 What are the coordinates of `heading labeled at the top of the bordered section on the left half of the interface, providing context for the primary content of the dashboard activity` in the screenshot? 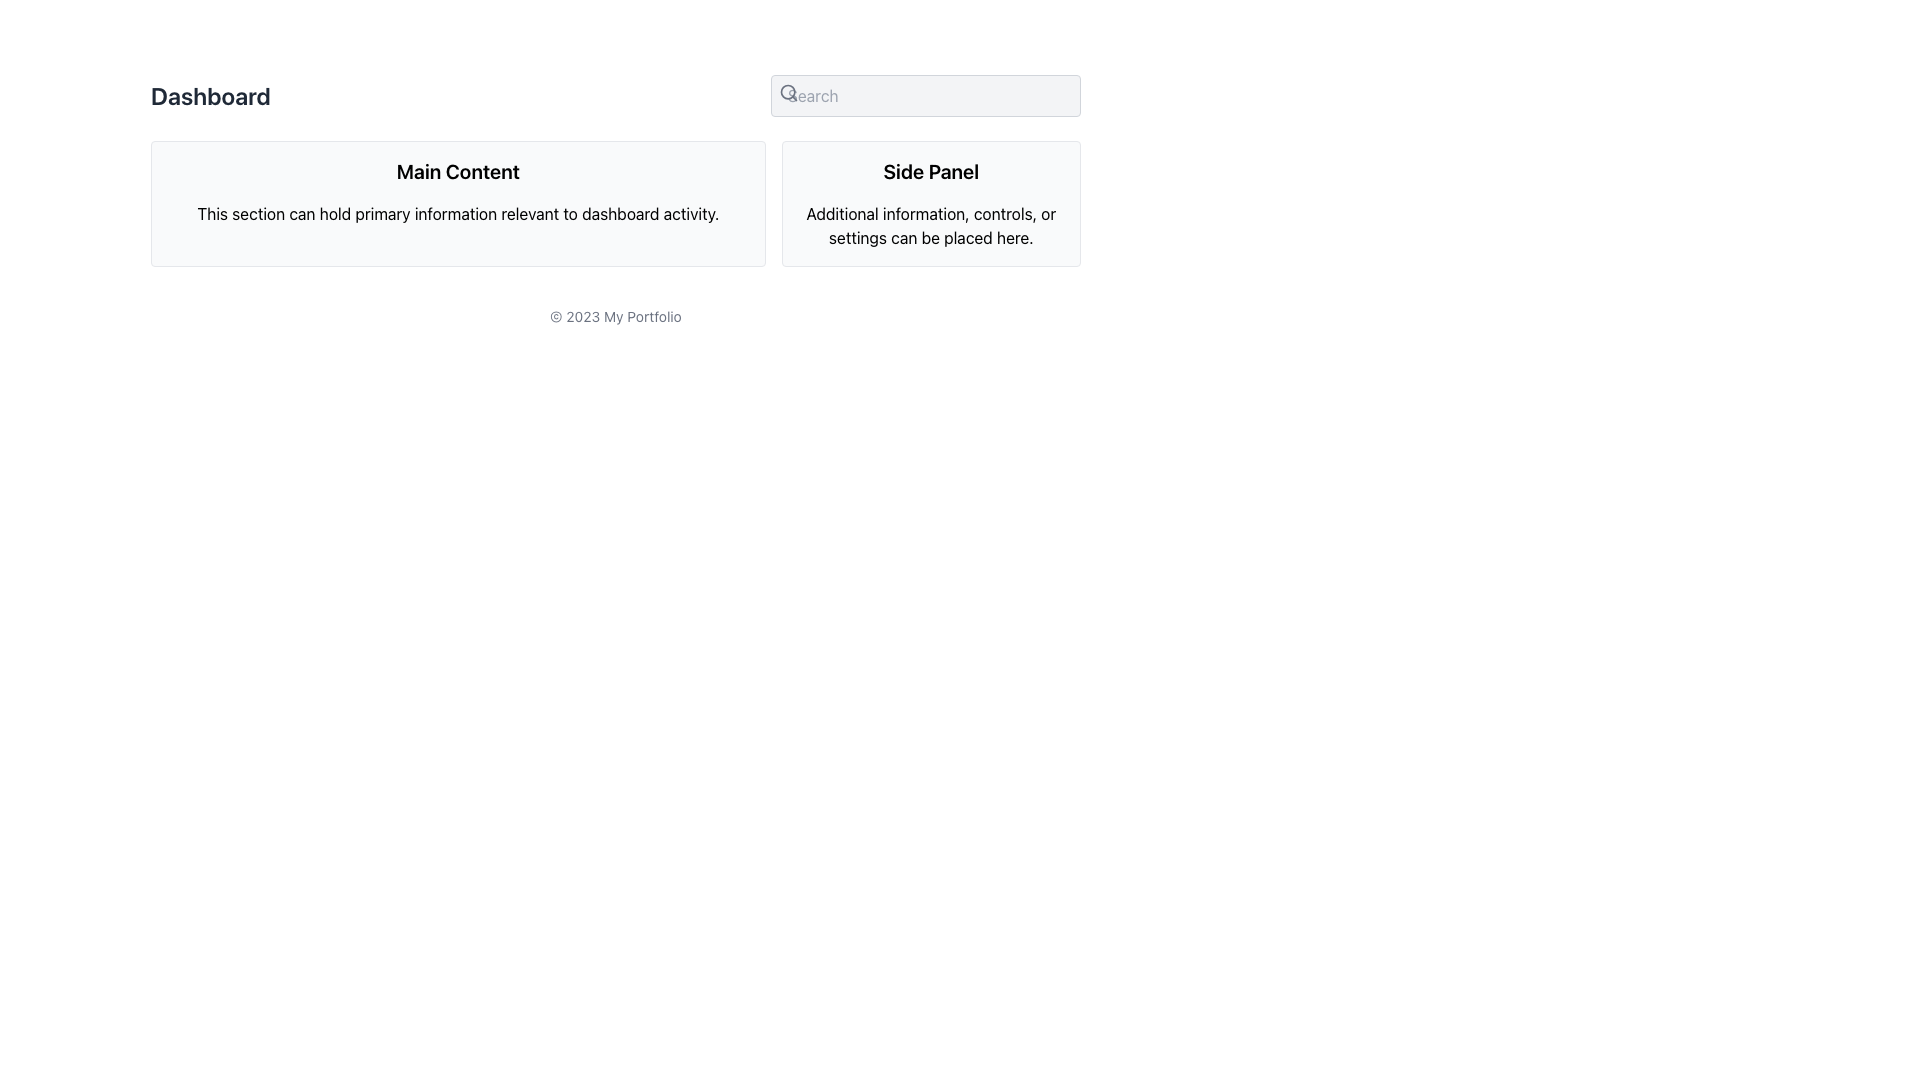 It's located at (457, 171).